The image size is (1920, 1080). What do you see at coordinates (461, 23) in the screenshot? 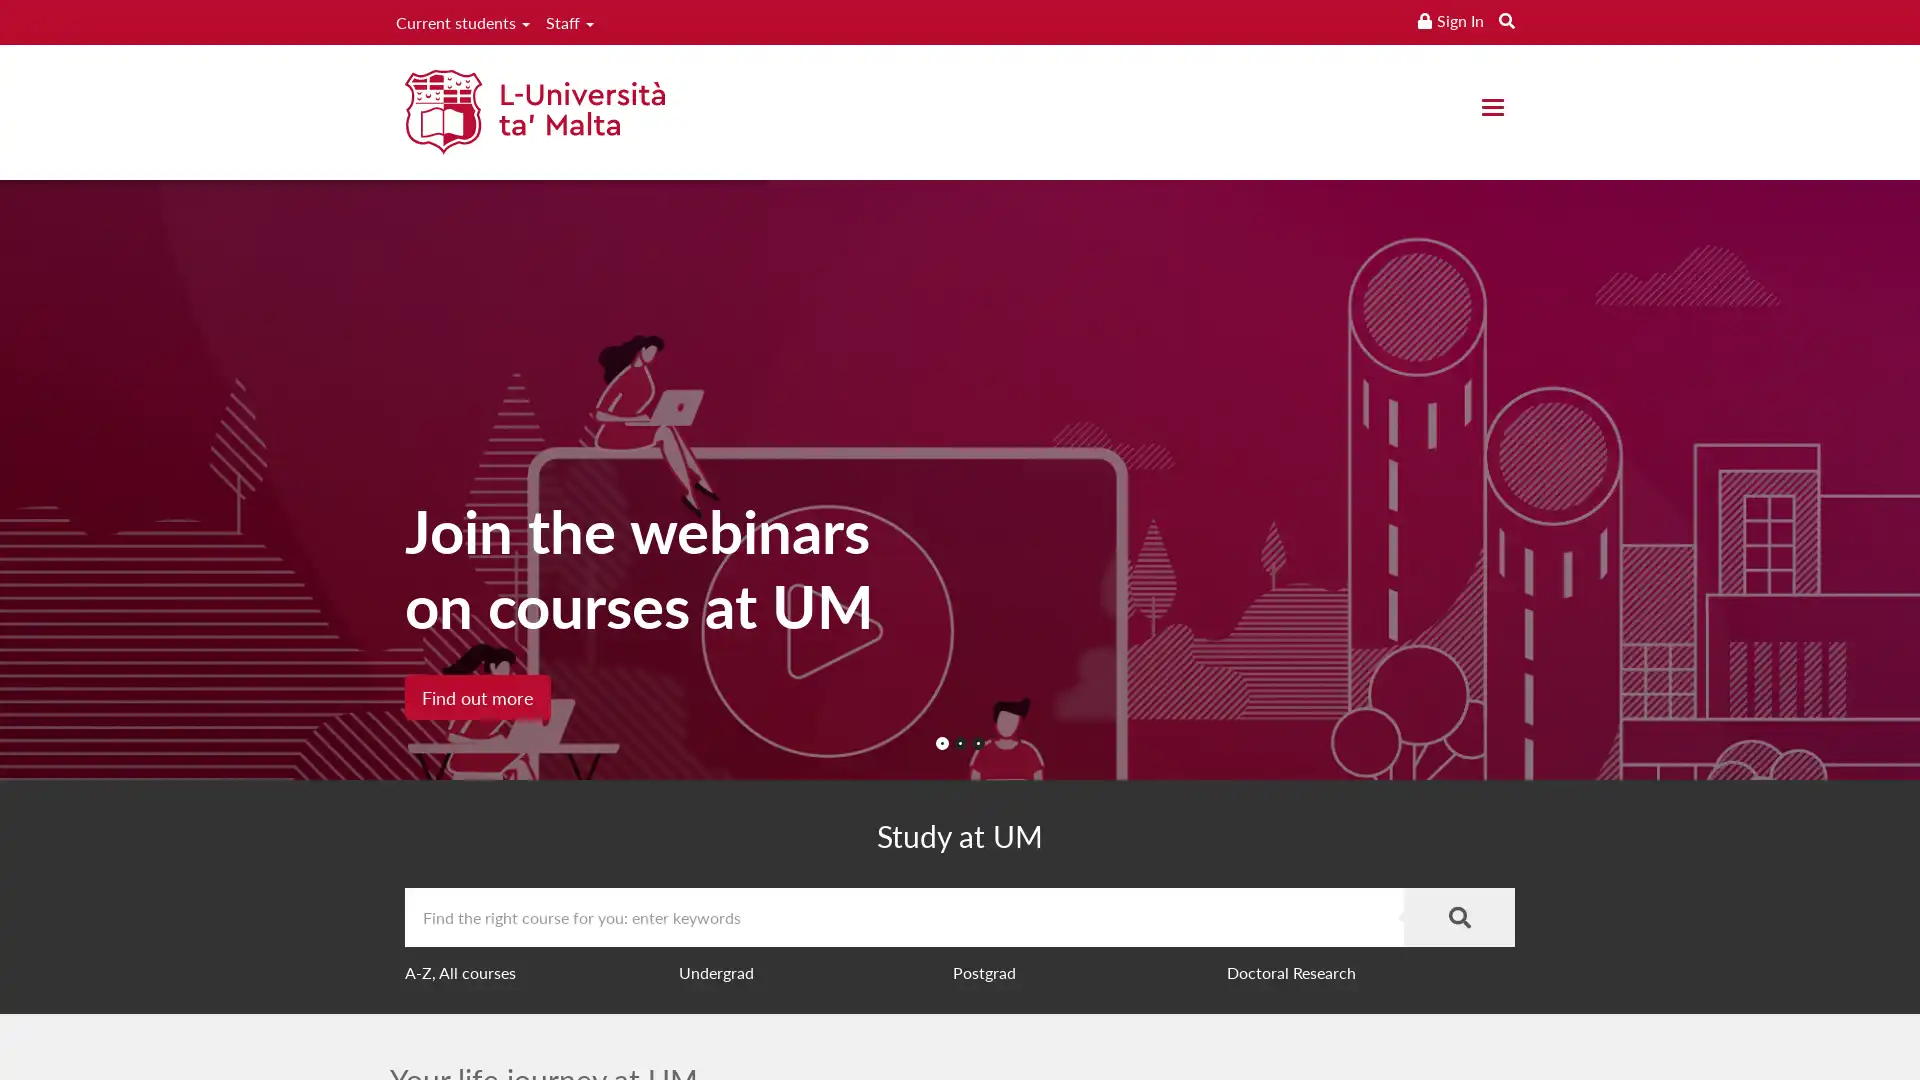
I see `Current students` at bounding box center [461, 23].